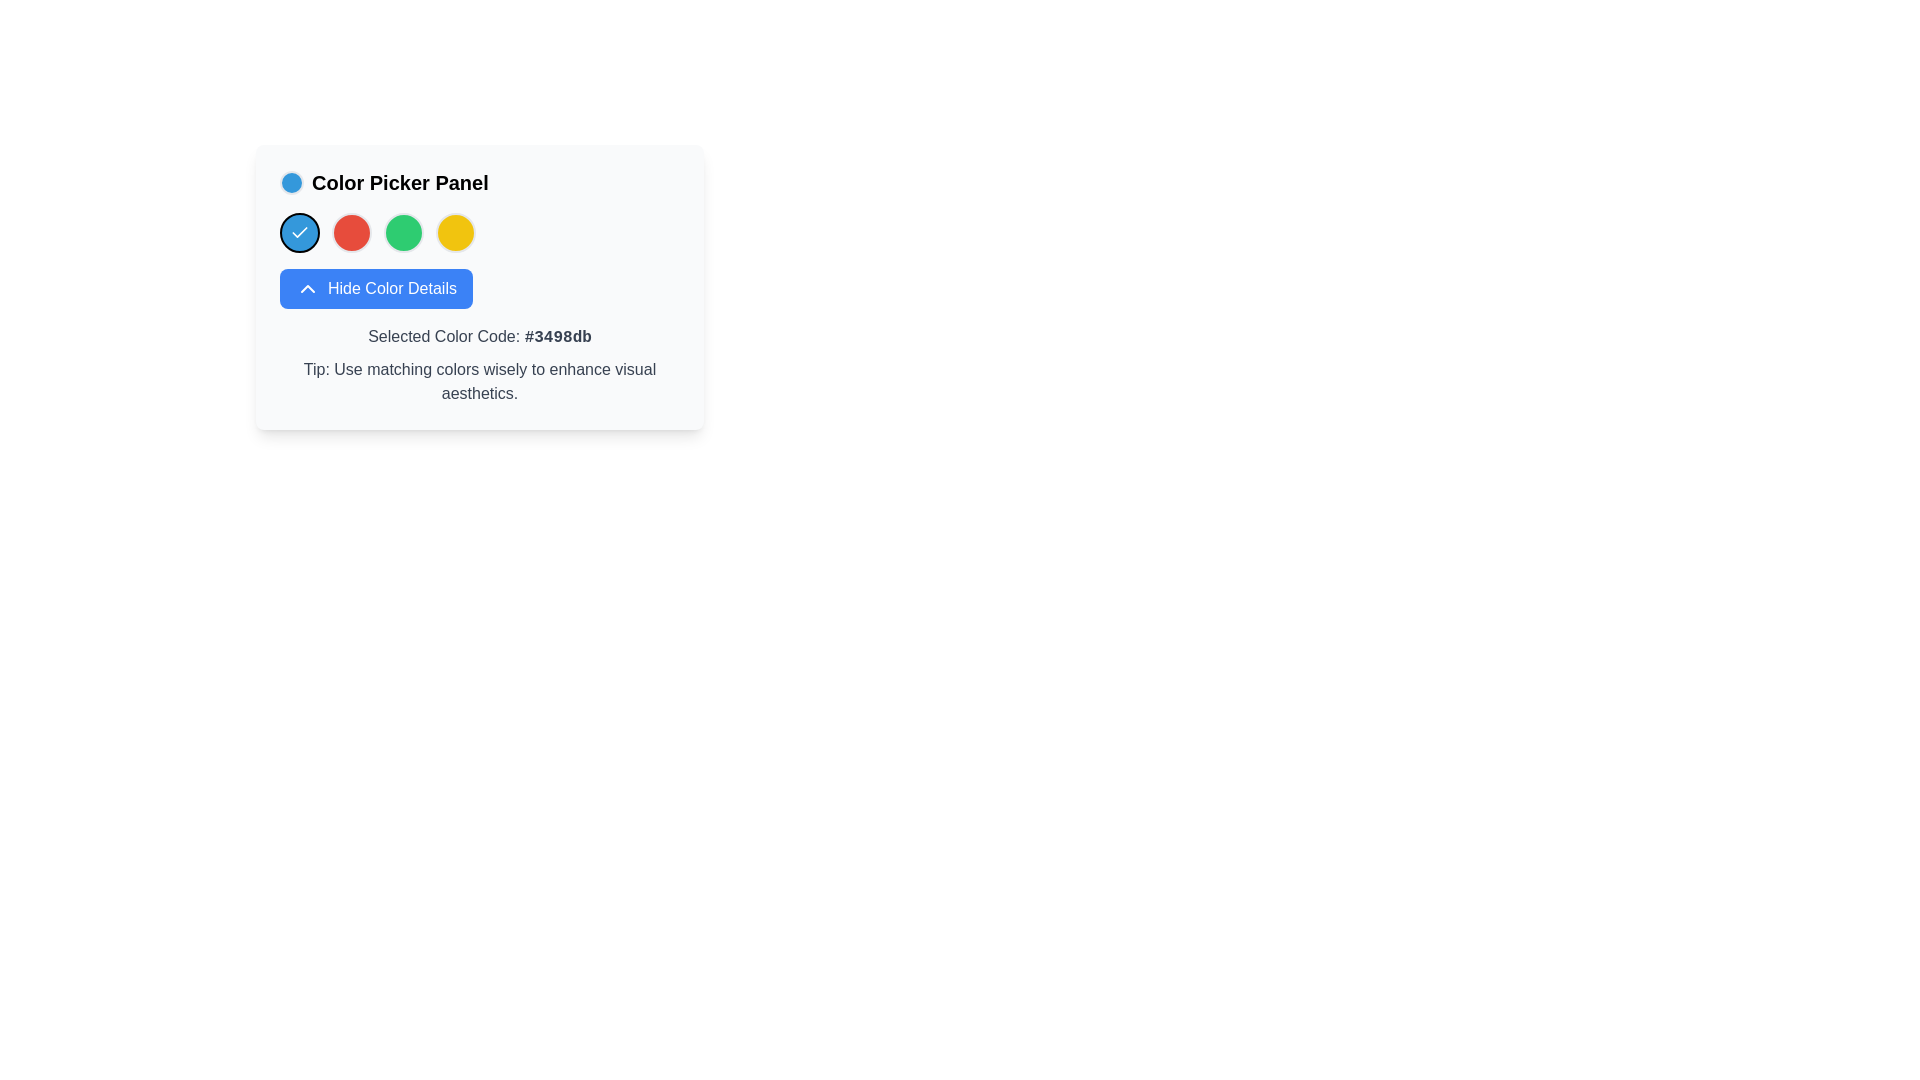  What do you see at coordinates (480, 365) in the screenshot?
I see `information presented in the informative text block located at the bottom of the Color Picker Panel, below the 'Hide Color Details' button` at bounding box center [480, 365].